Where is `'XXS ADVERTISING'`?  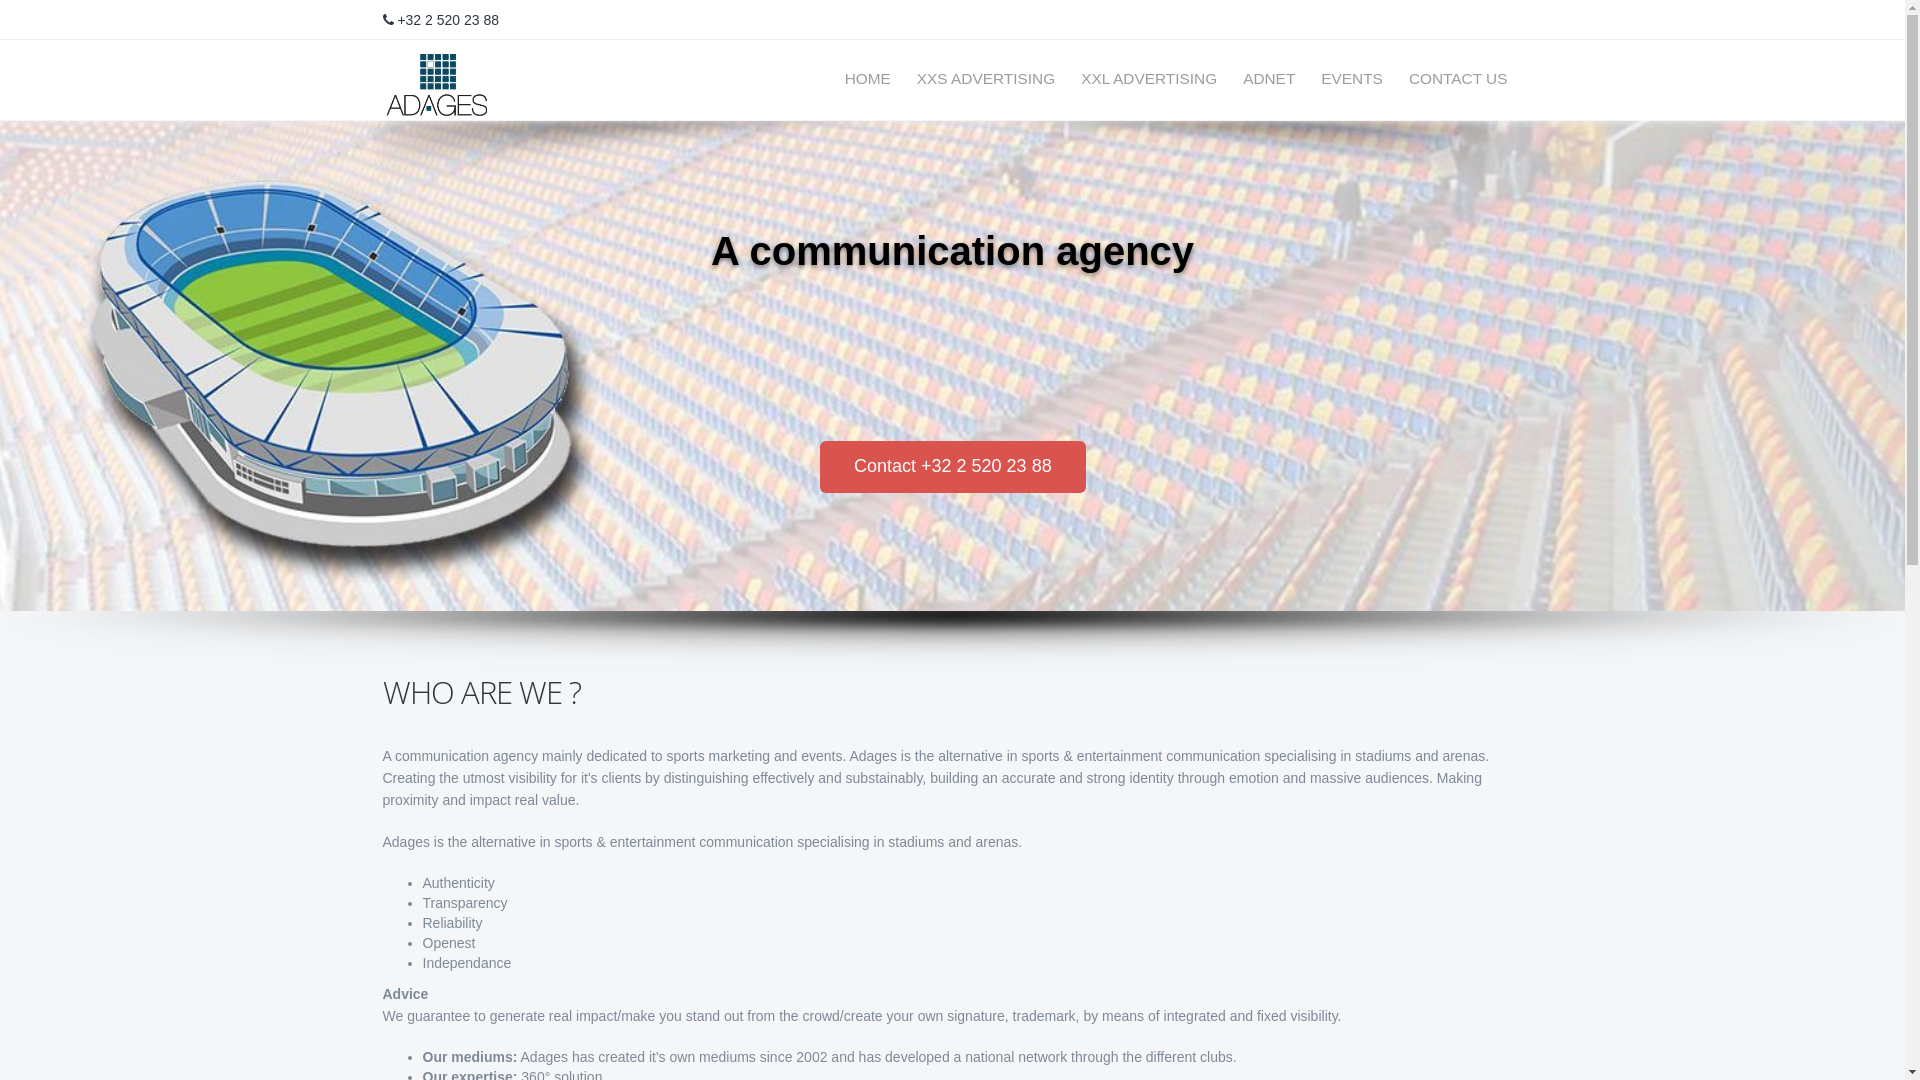
'XXS ADVERTISING' is located at coordinates (901, 77).